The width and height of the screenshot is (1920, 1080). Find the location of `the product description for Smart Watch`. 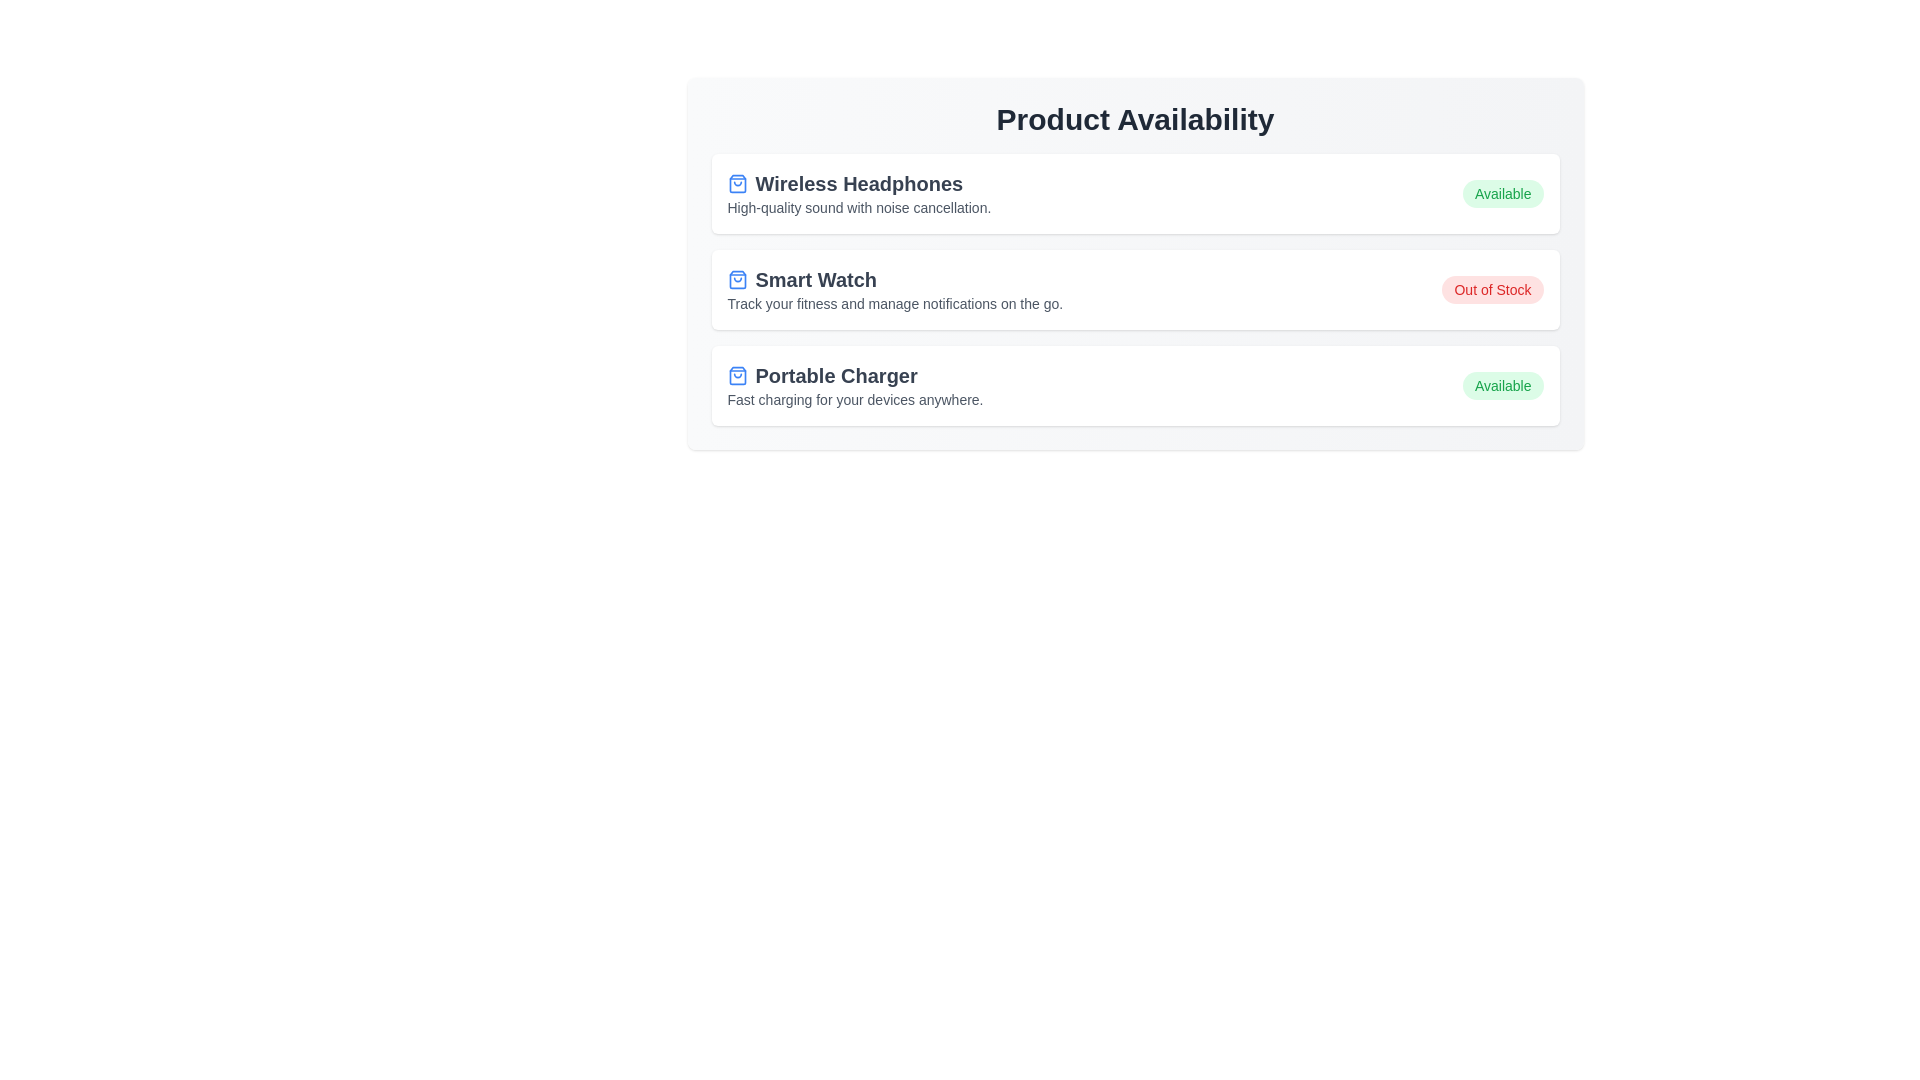

the product description for Smart Watch is located at coordinates (894, 289).